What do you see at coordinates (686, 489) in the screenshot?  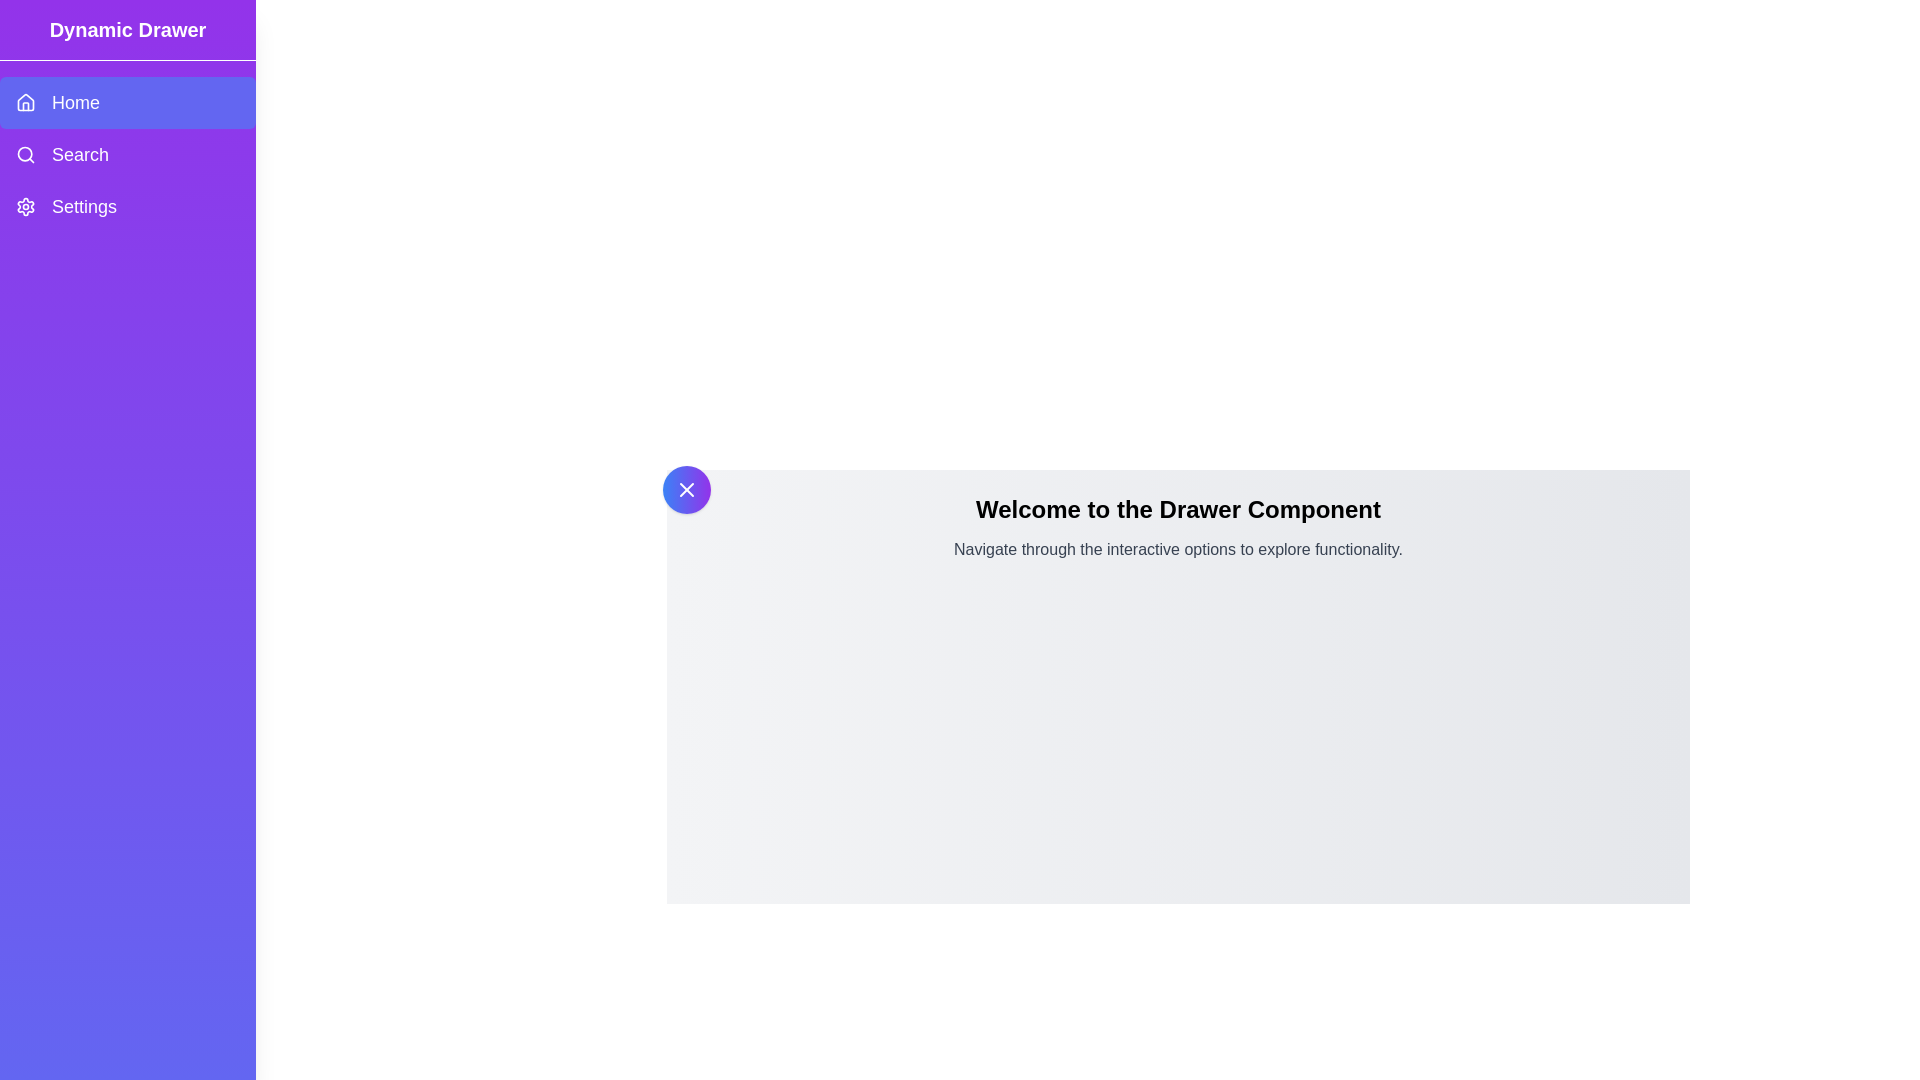 I see `toggle button to change the drawer state` at bounding box center [686, 489].